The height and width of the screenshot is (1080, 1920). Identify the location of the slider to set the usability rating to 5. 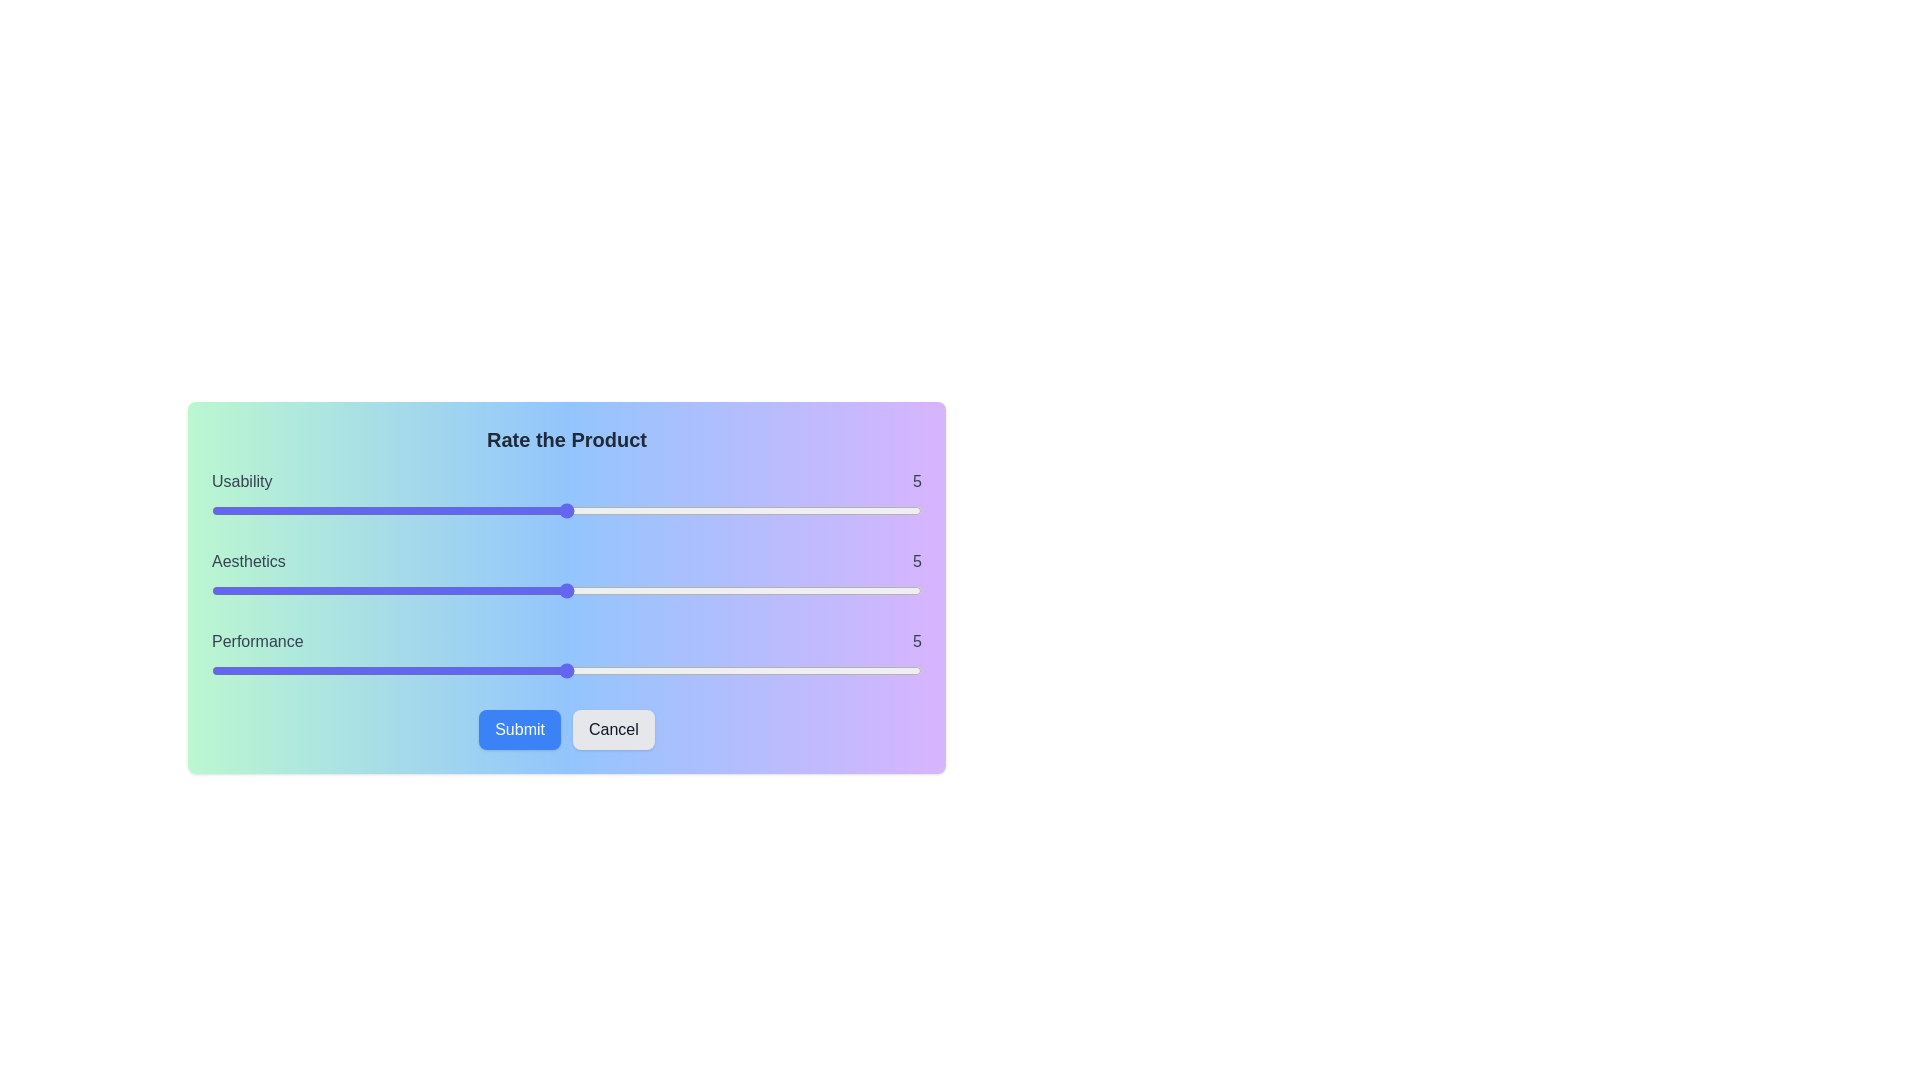
(565, 509).